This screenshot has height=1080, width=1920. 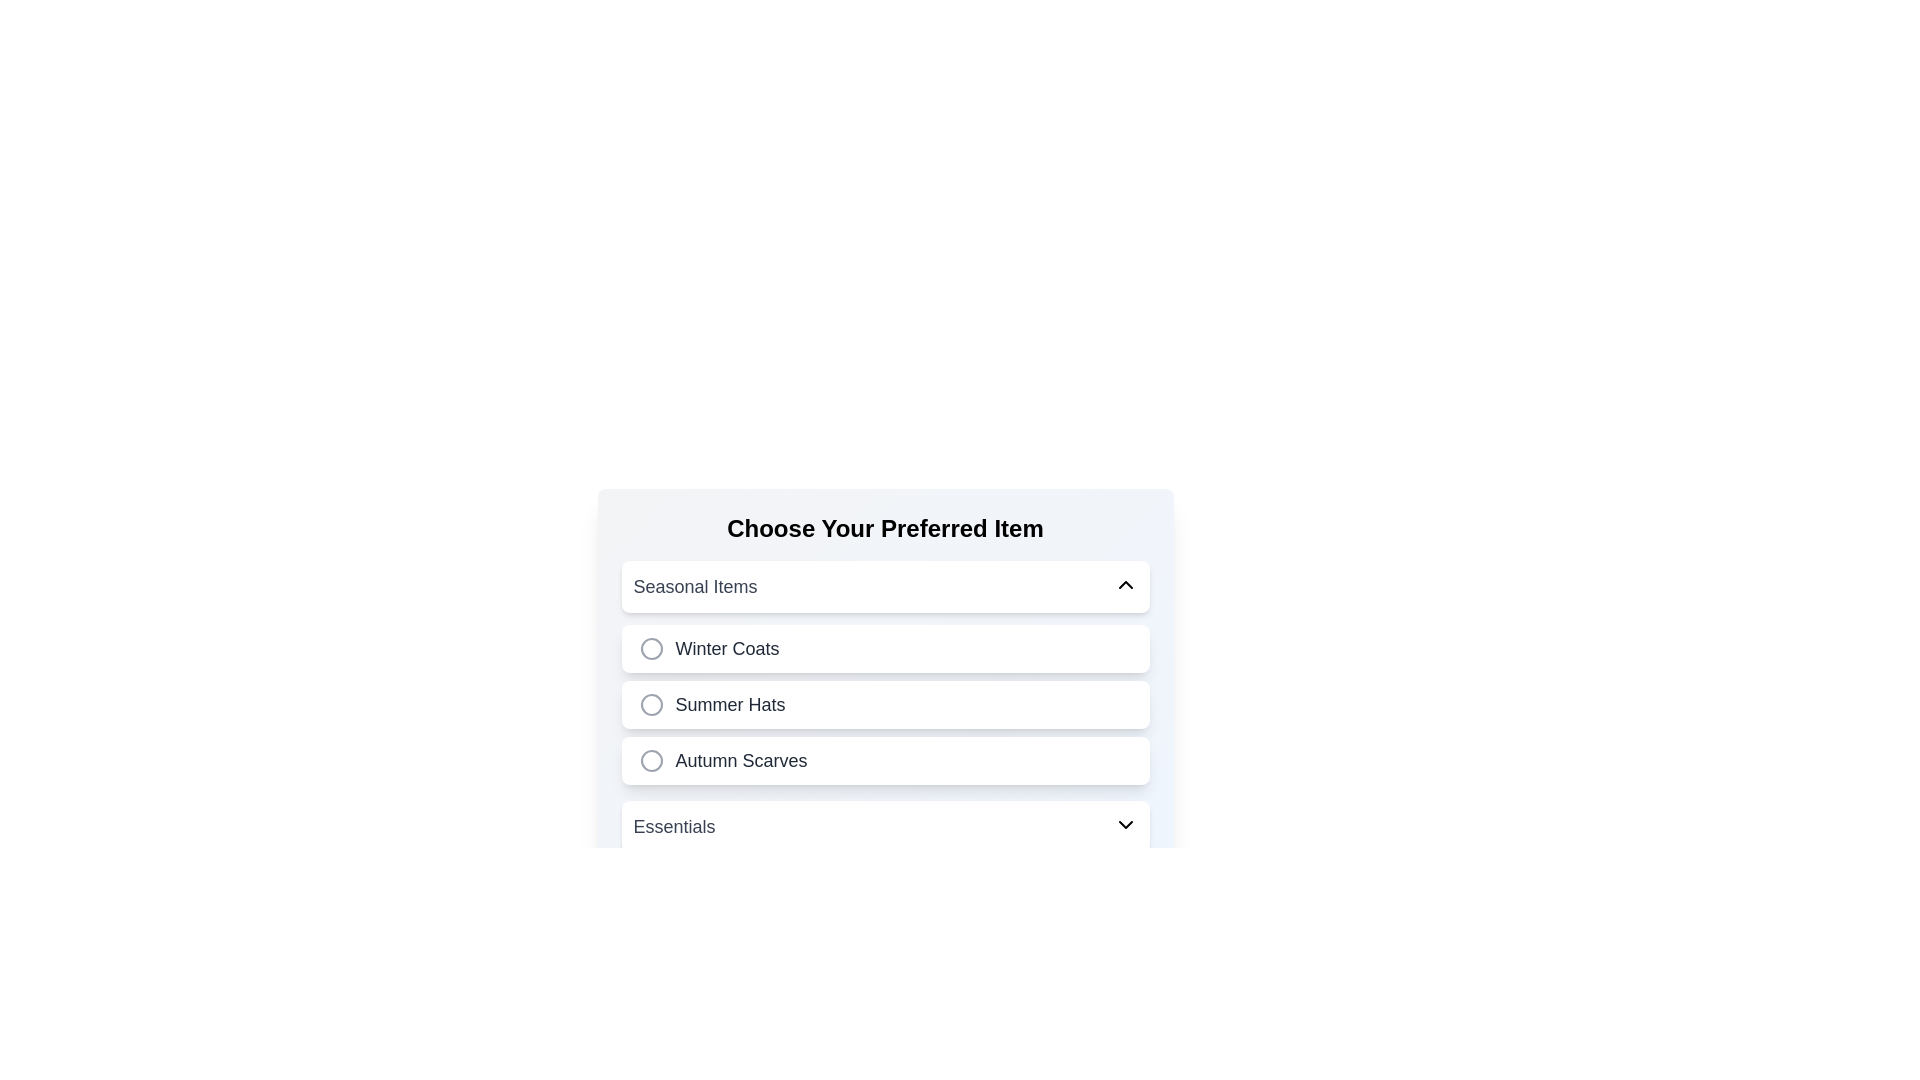 What do you see at coordinates (1125, 825) in the screenshot?
I see `the downward-facing chevron icon associated with the 'Essentials' text` at bounding box center [1125, 825].